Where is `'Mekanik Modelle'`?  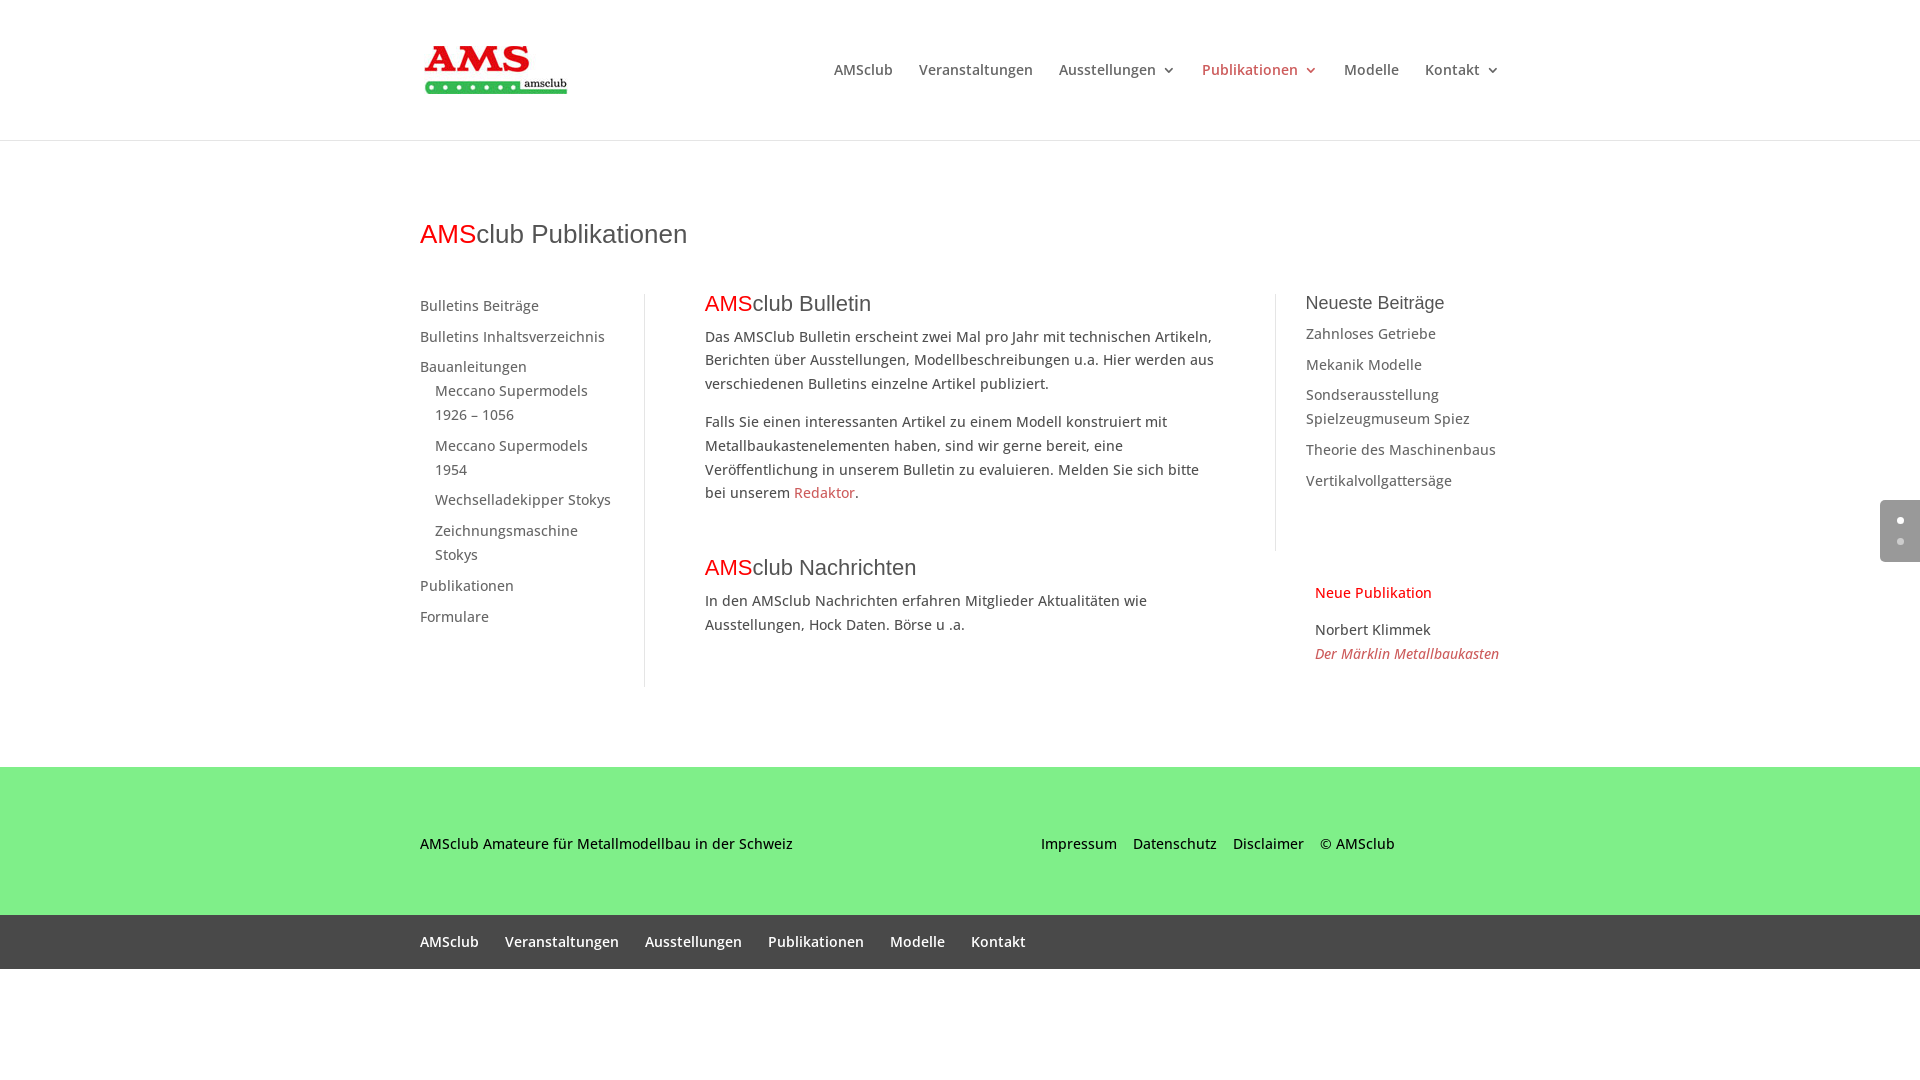 'Mekanik Modelle' is located at coordinates (1362, 364).